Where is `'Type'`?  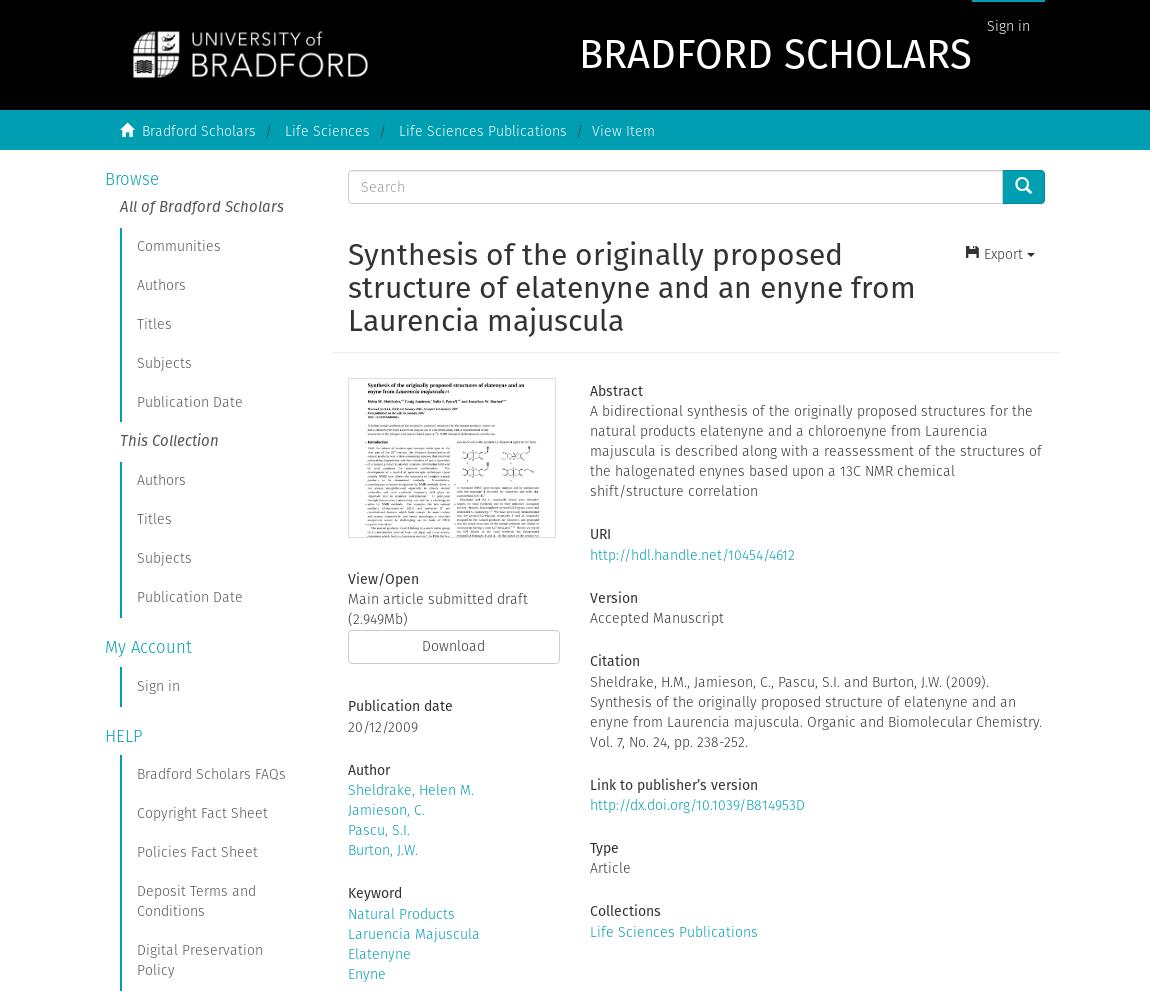 'Type' is located at coordinates (588, 846).